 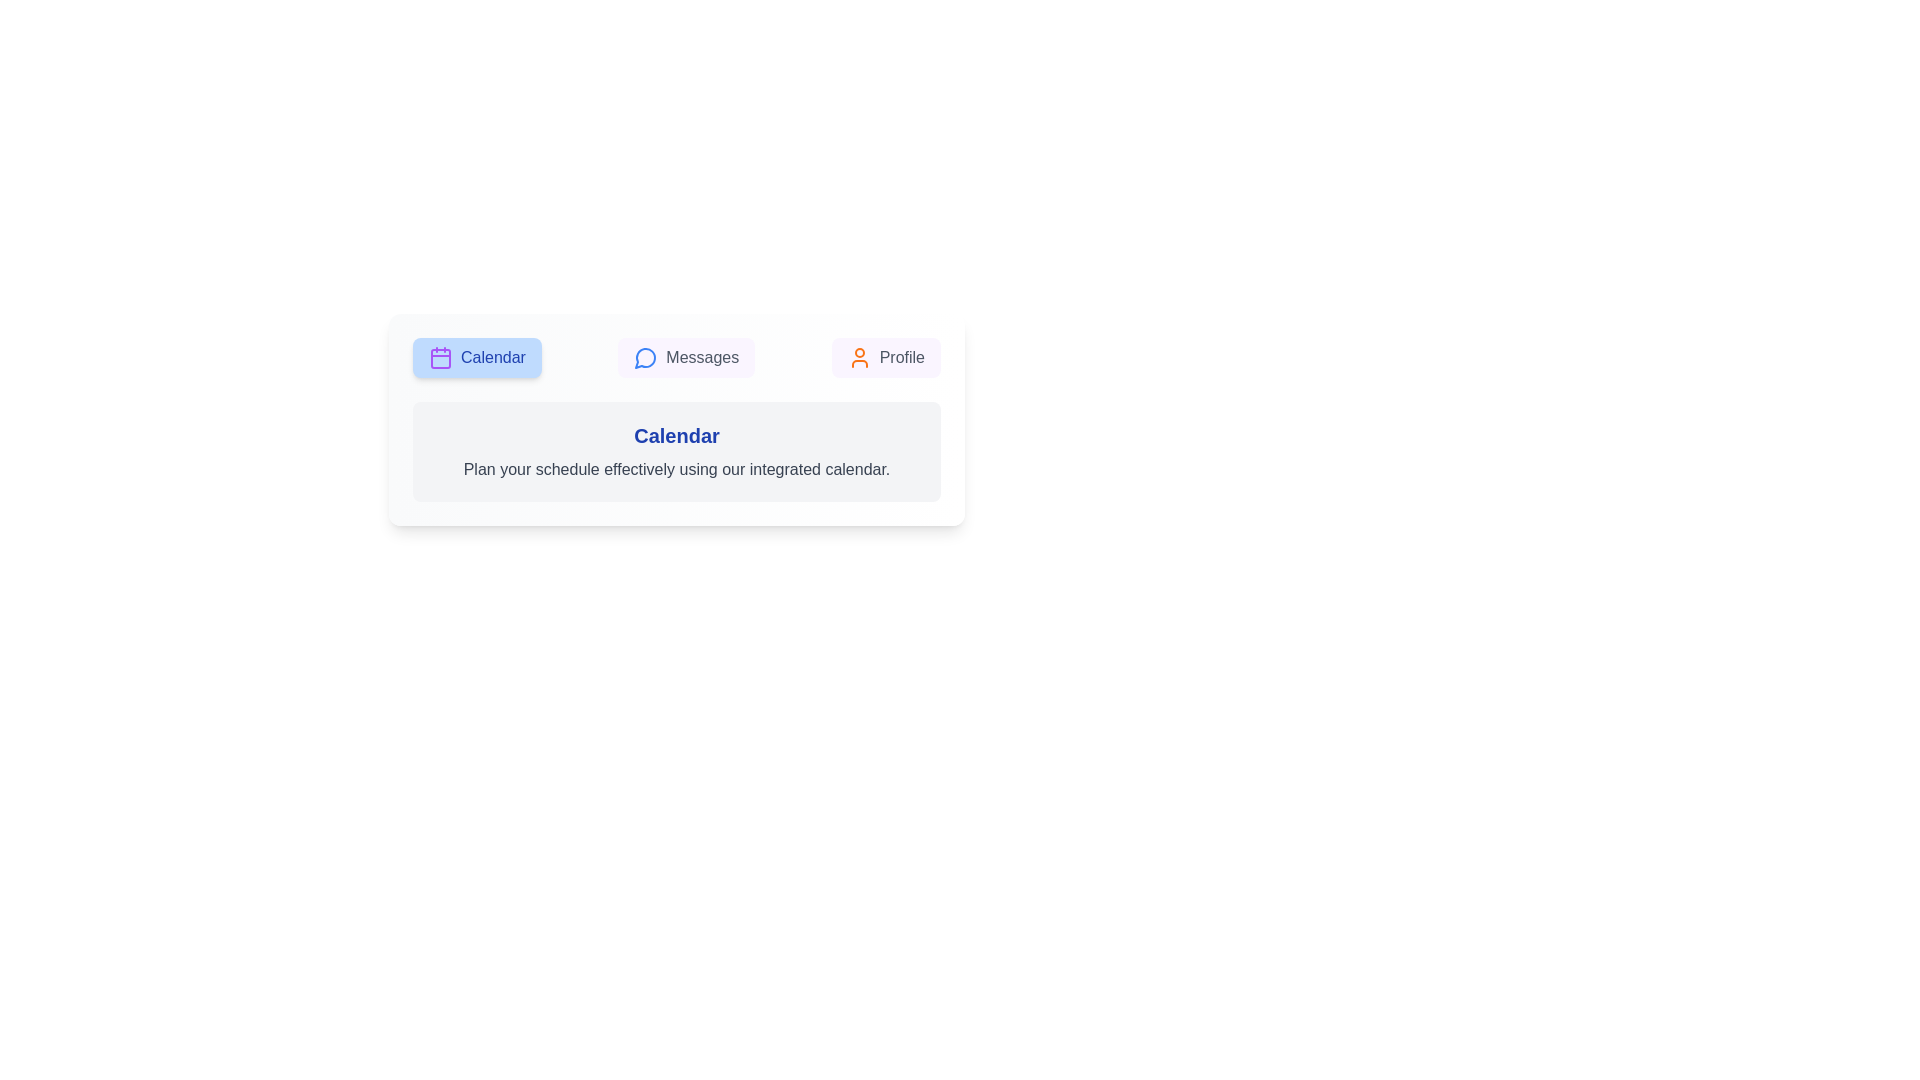 I want to click on the tab with title Calendar, so click(x=476, y=357).